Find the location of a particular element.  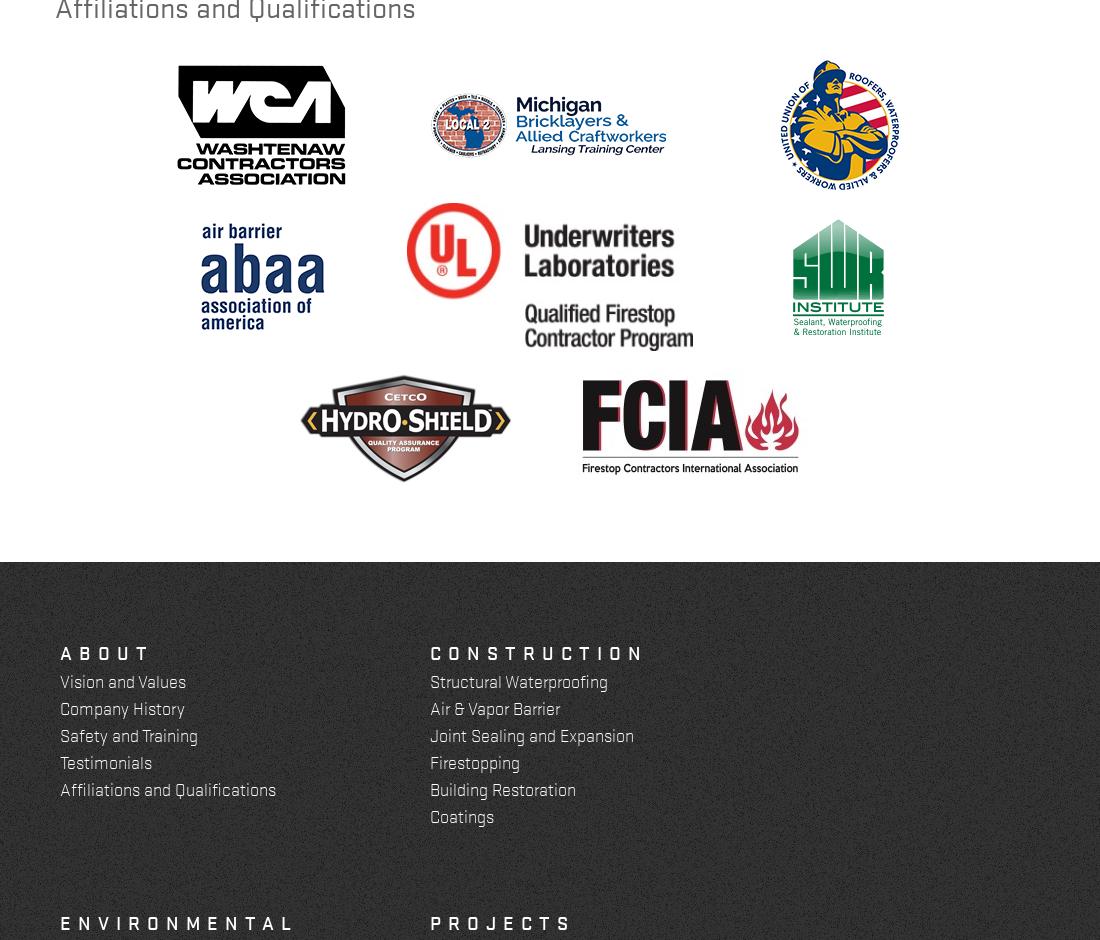

'Safety and Training' is located at coordinates (129, 734).